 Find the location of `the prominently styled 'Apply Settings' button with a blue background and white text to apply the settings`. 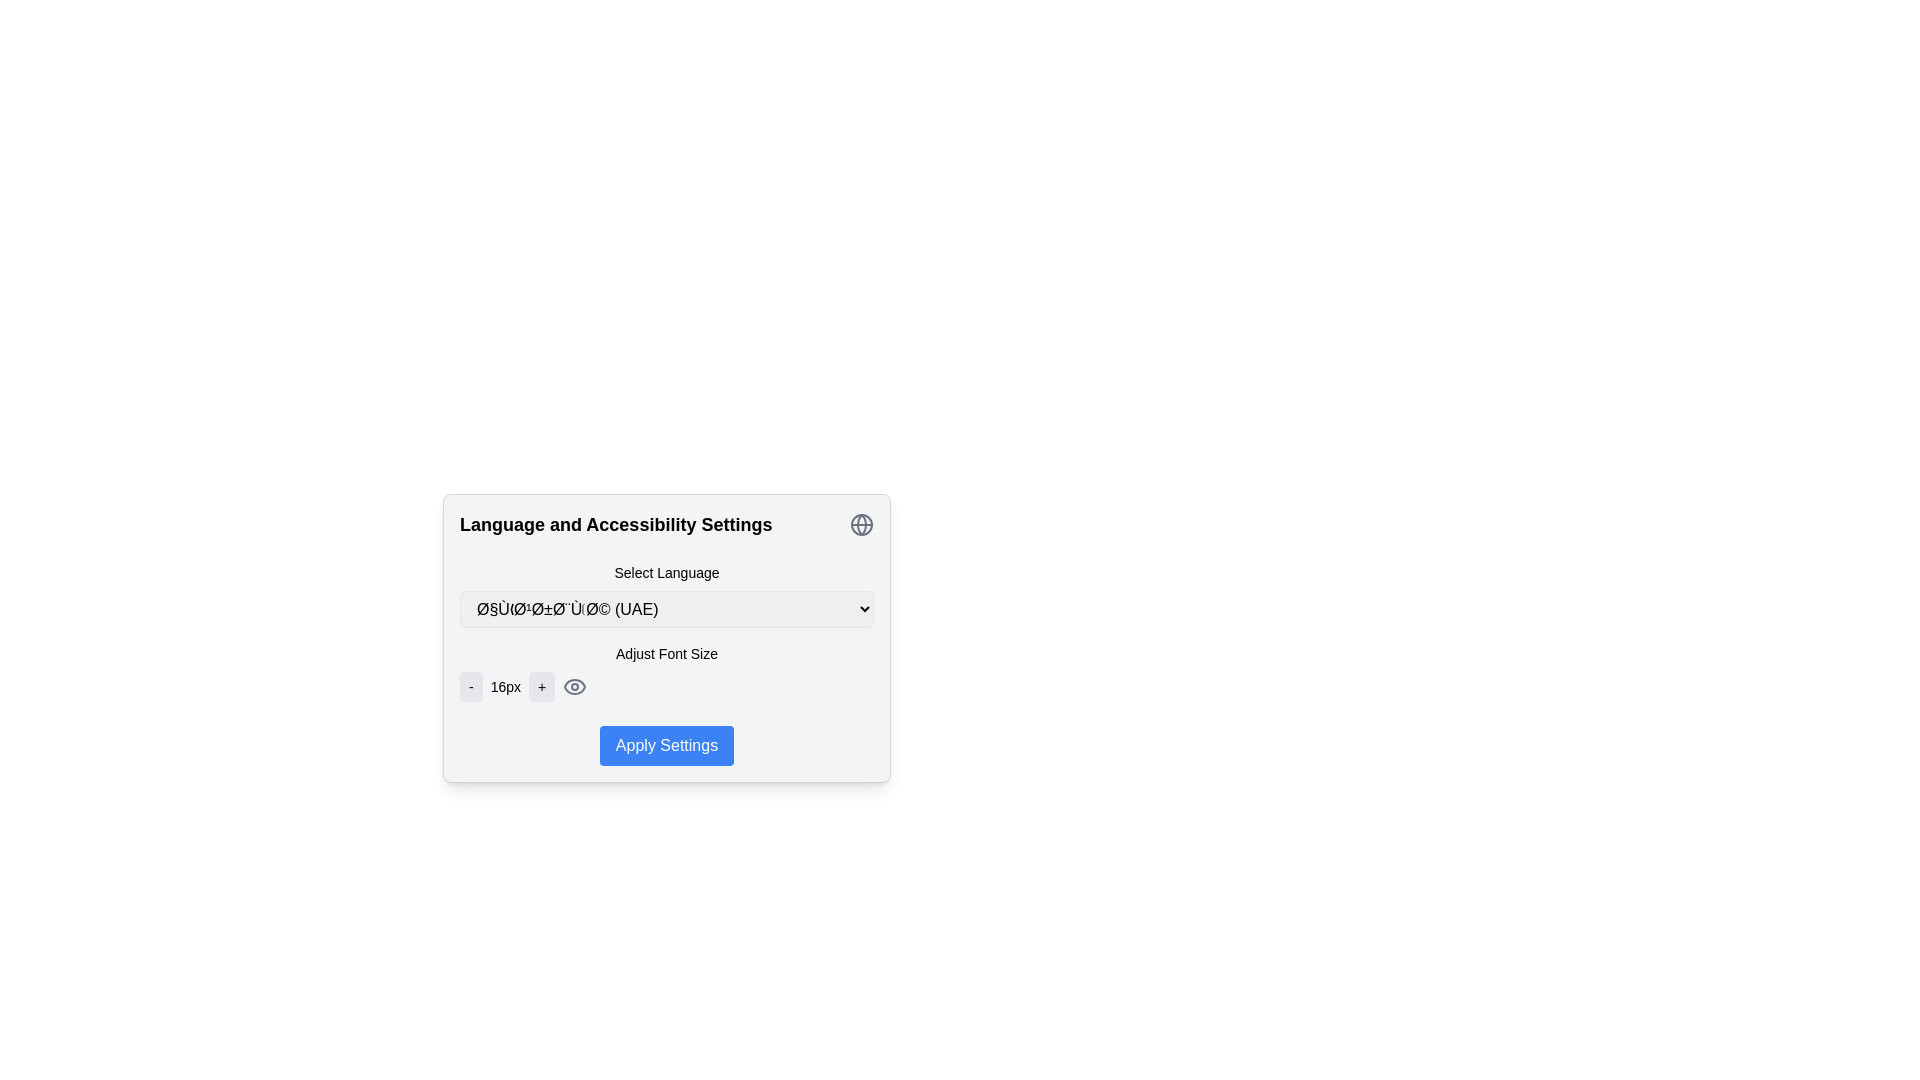

the prominently styled 'Apply Settings' button with a blue background and white text to apply the settings is located at coordinates (667, 745).